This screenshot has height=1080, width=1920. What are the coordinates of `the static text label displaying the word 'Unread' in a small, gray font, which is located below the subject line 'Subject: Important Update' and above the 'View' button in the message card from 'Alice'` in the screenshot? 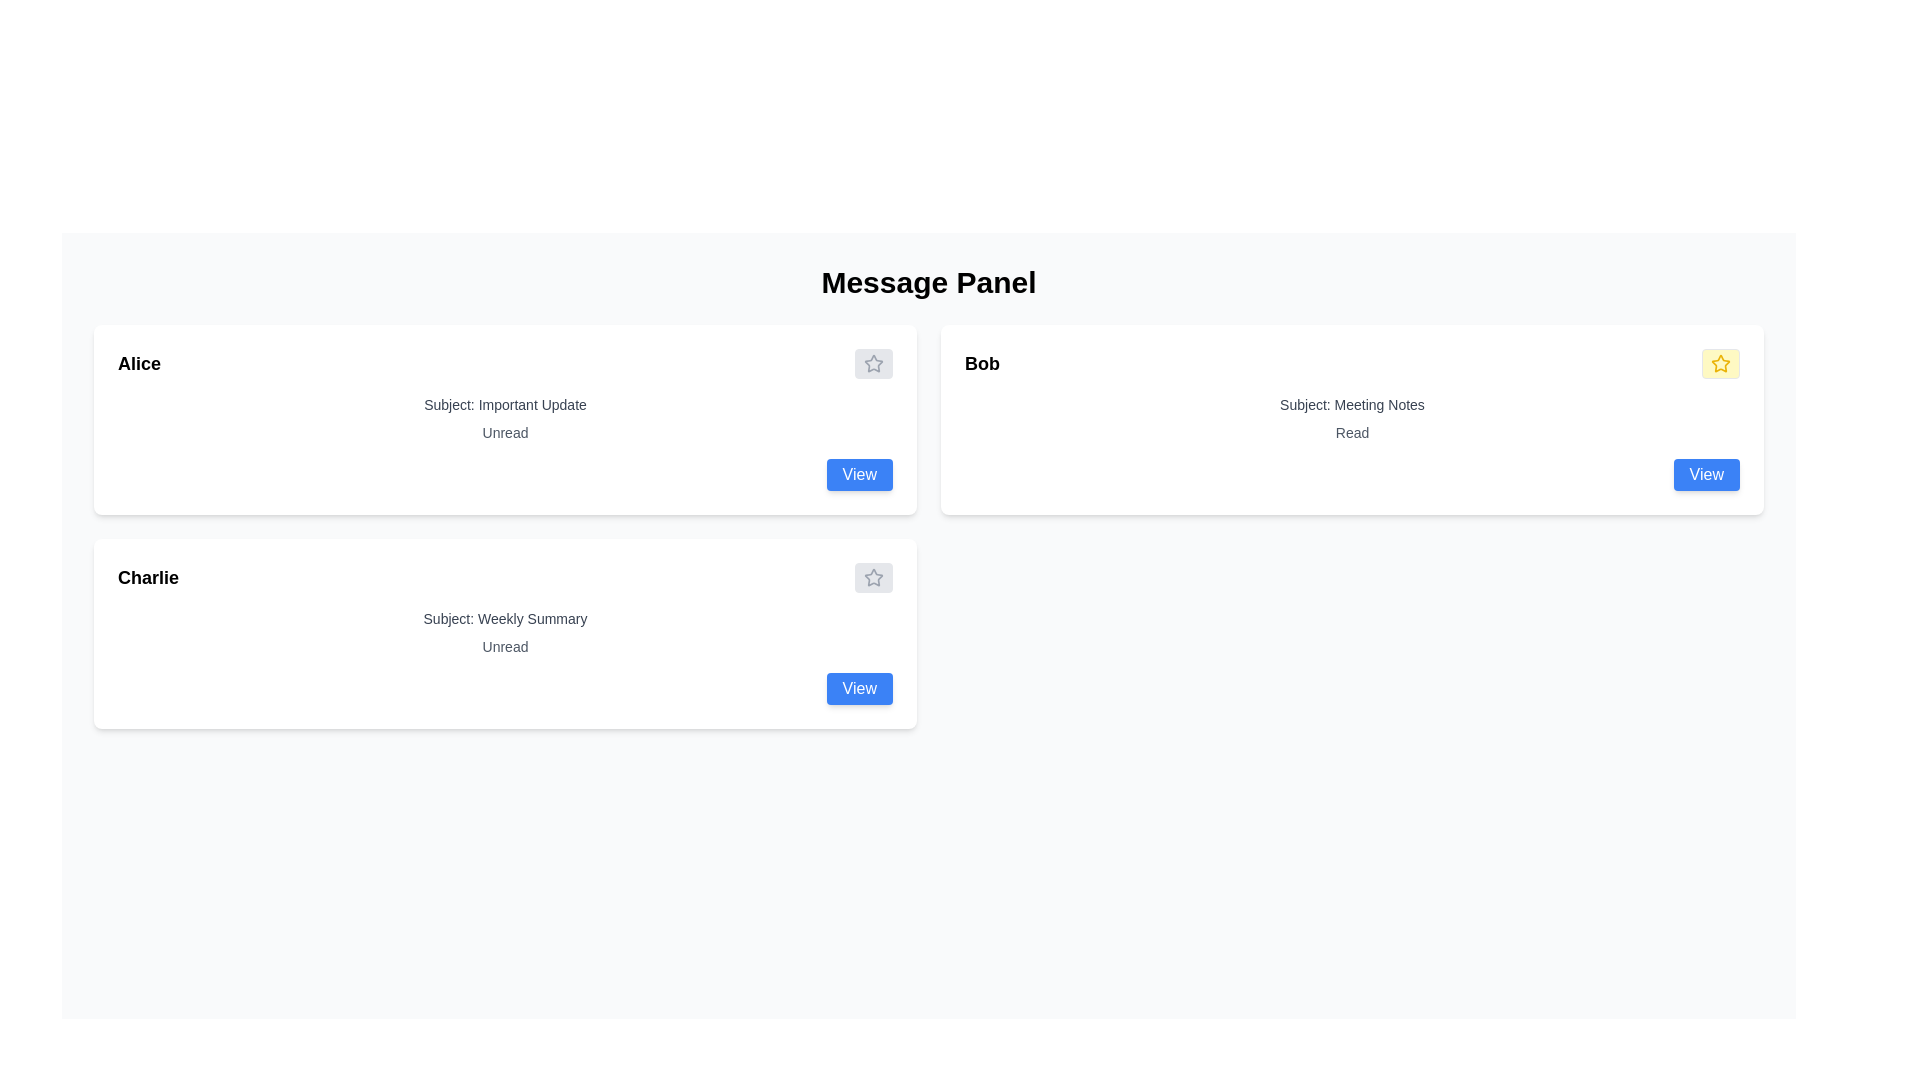 It's located at (505, 431).